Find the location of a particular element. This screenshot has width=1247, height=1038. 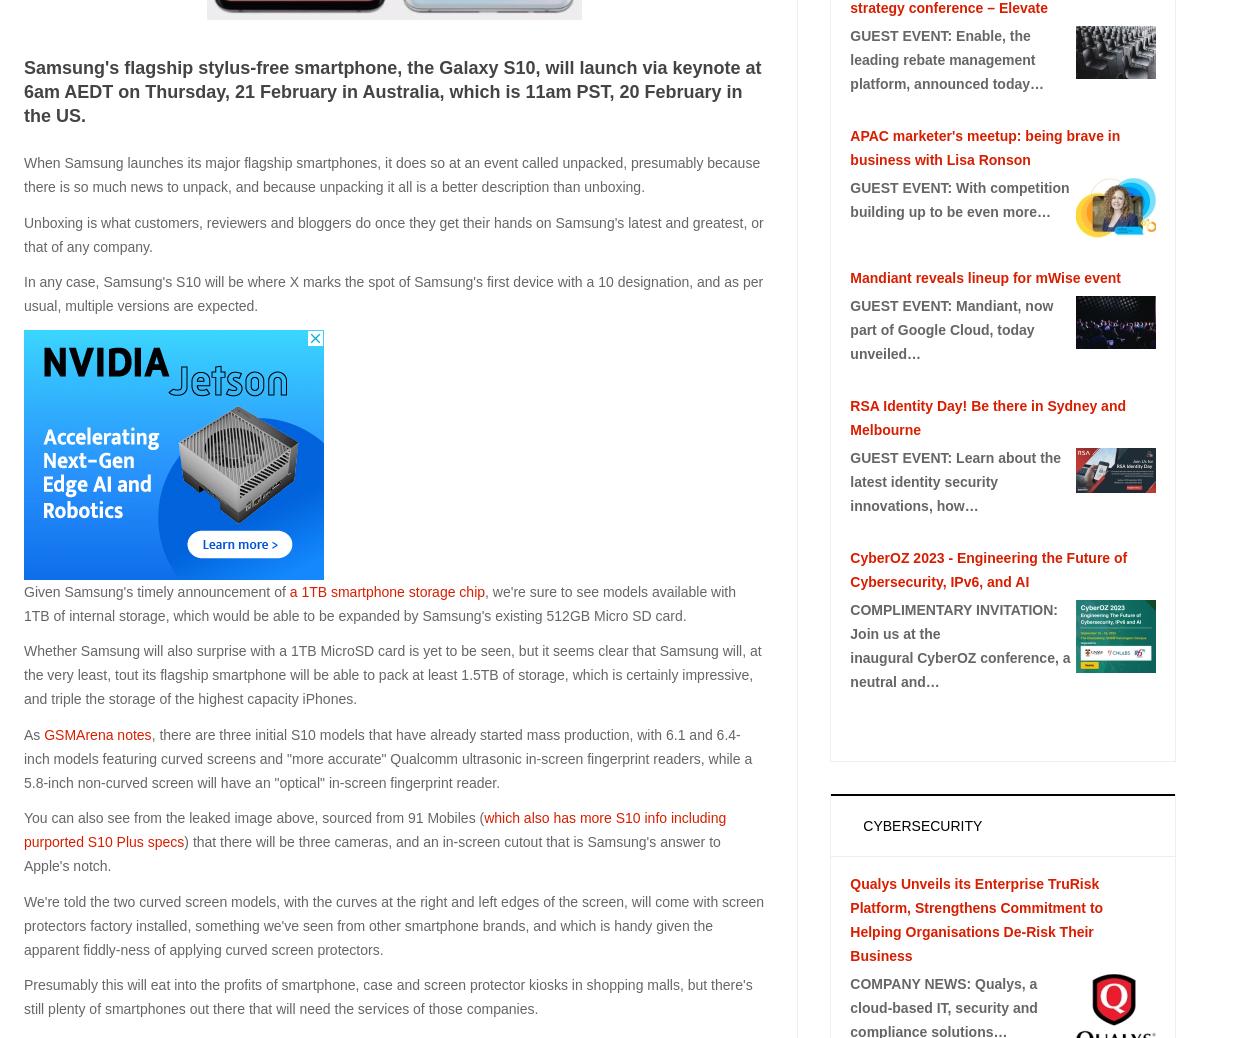

'In any case, Samsung's S10 will be where X marks the spot of Samsung's first device with a 10 designation, and as per usual, multiple versions are expected.' is located at coordinates (23, 293).